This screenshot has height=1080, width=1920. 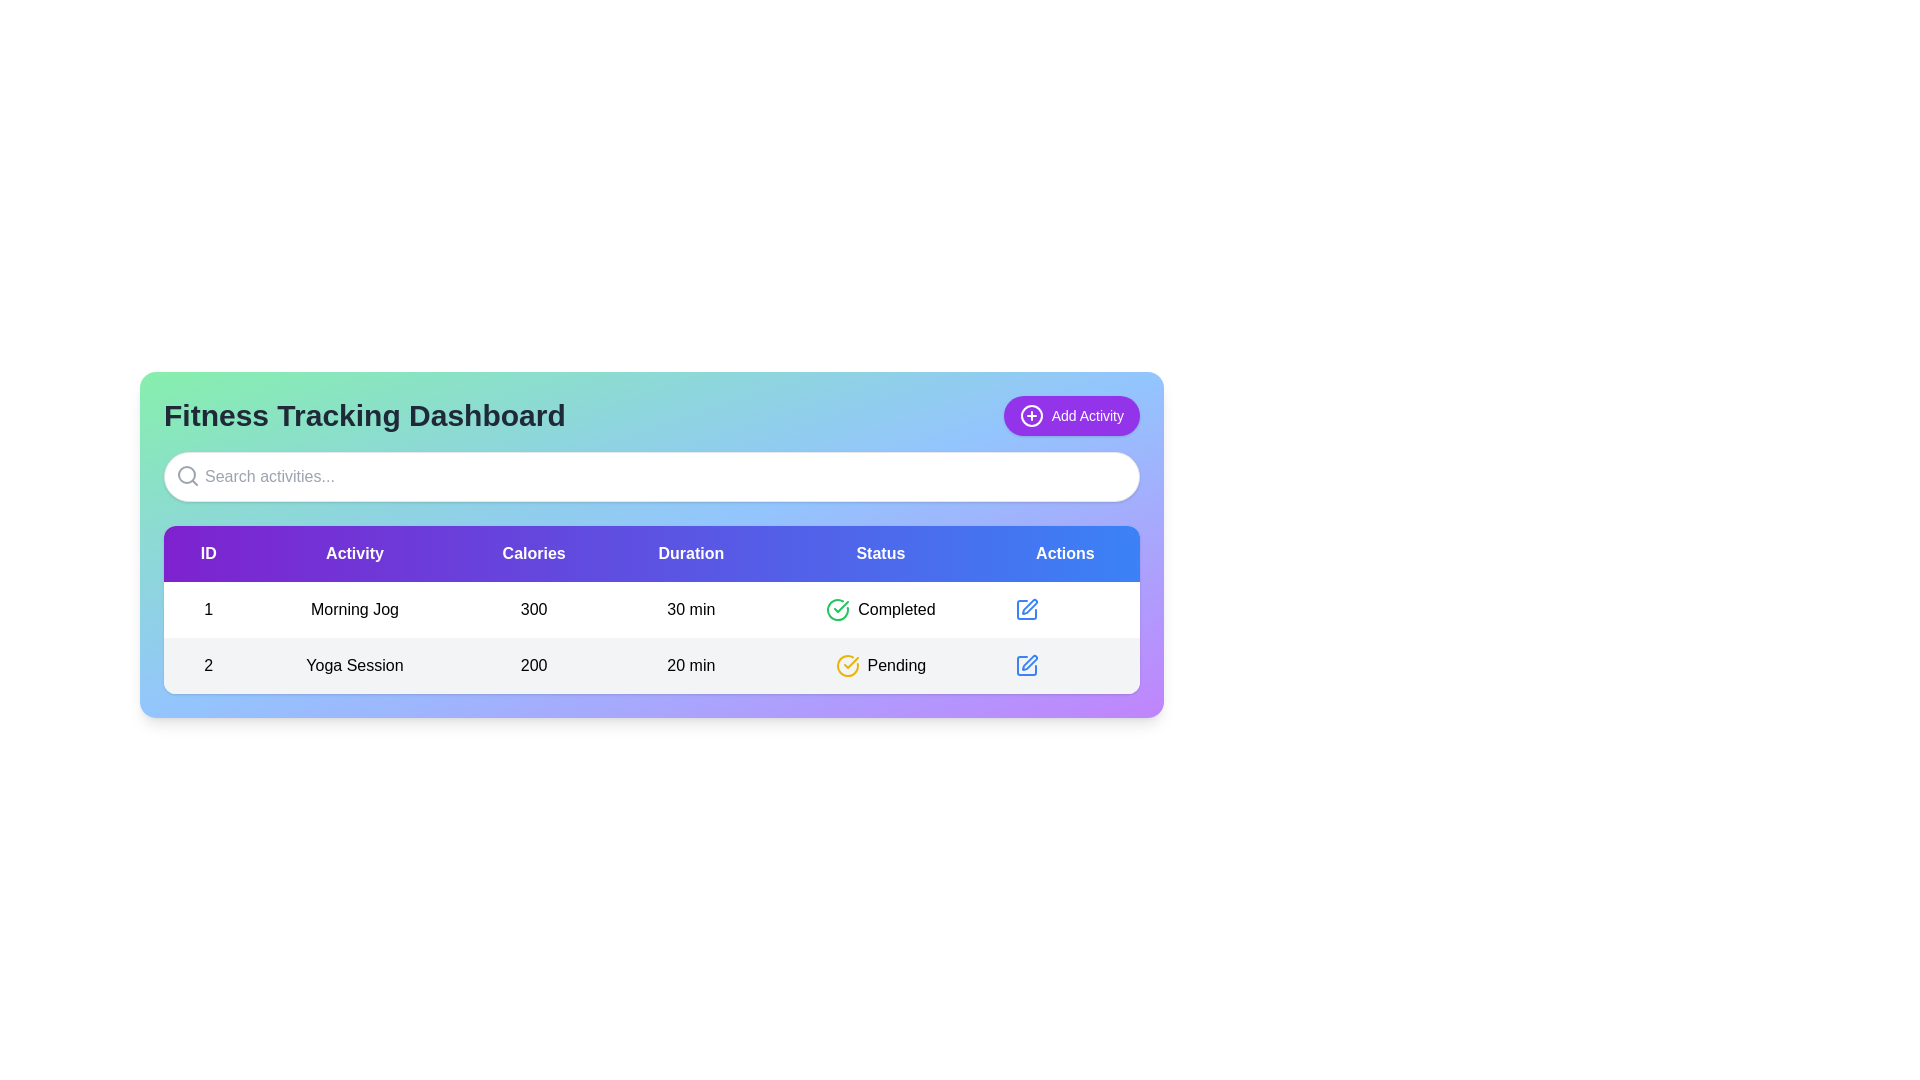 I want to click on the static text label displaying 'Yoga Session' located in the second row under the 'Activity' column of the table, so click(x=355, y=666).